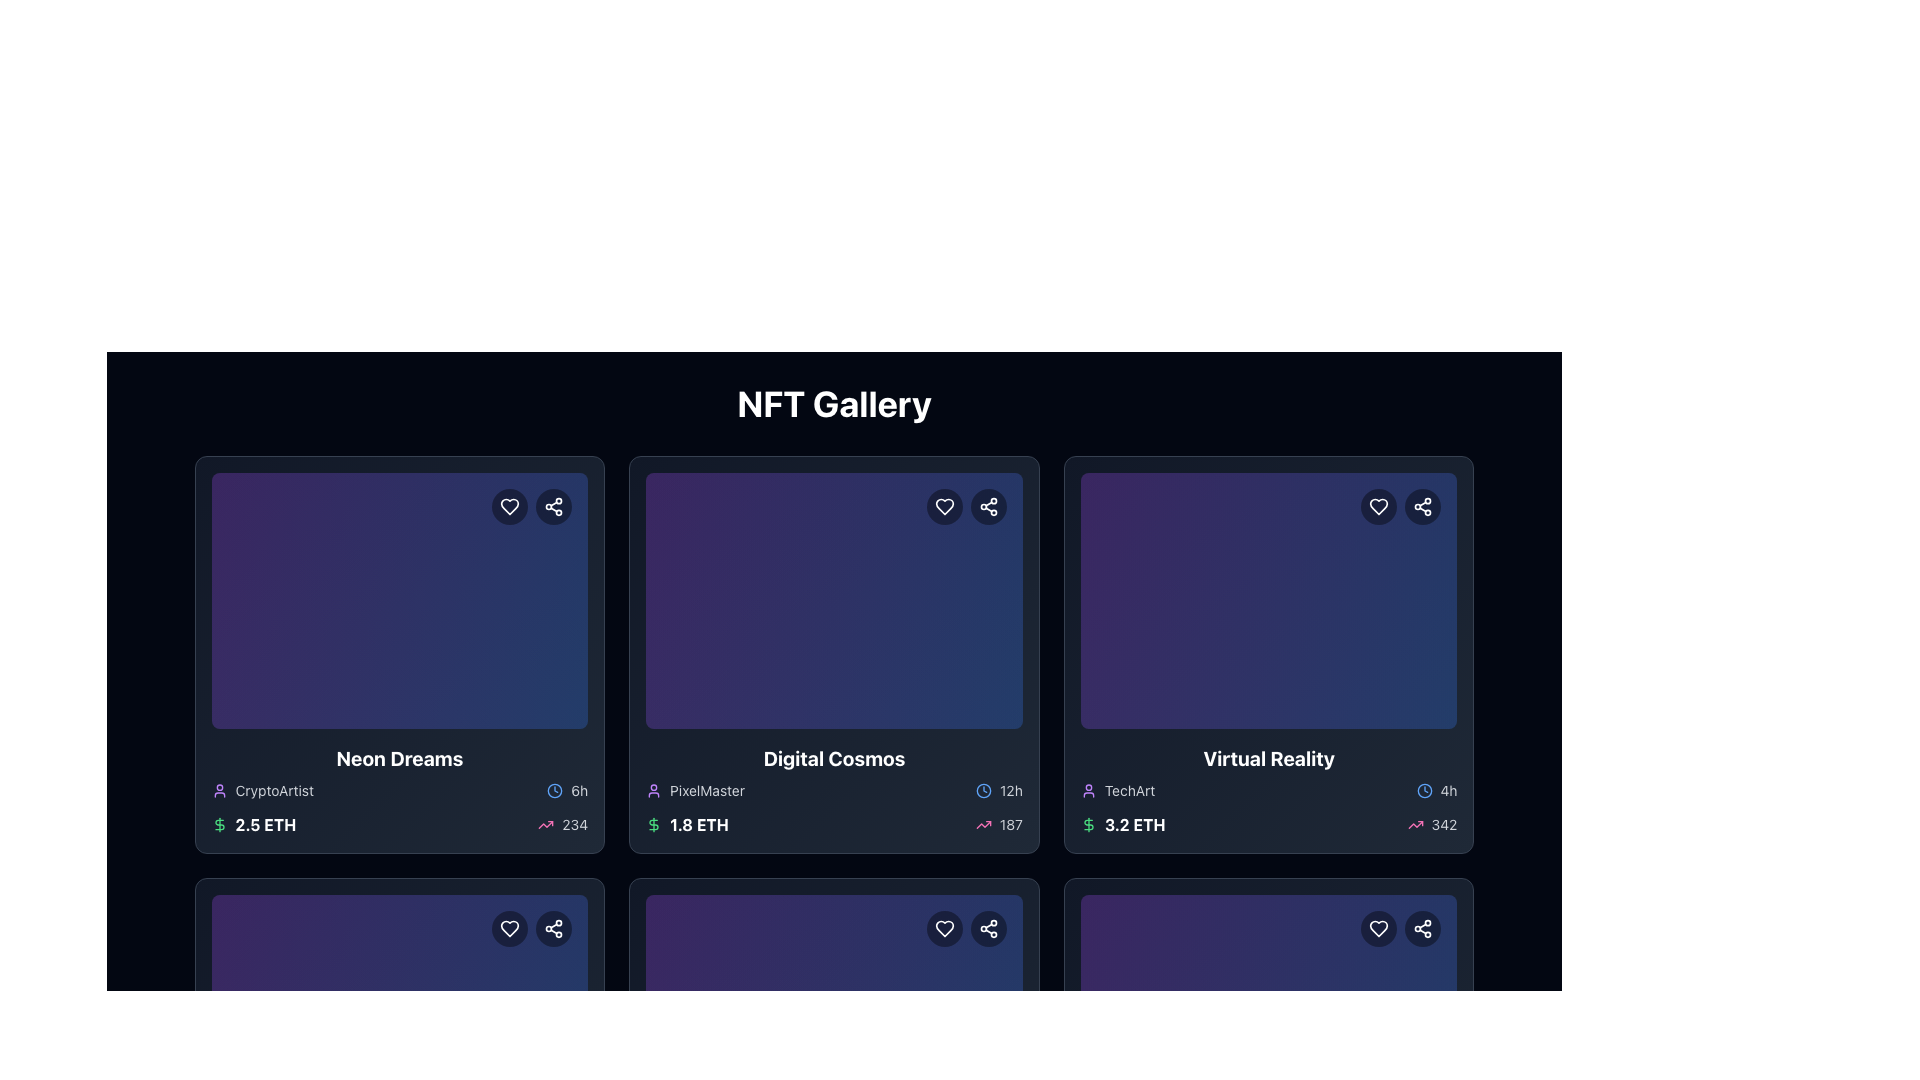  Describe the element at coordinates (687, 825) in the screenshot. I see `the text label displaying the price or cost associated with the item located in the second card from the left in the top row of the grid layout, positioned below the username 'PixelMaster'` at that location.